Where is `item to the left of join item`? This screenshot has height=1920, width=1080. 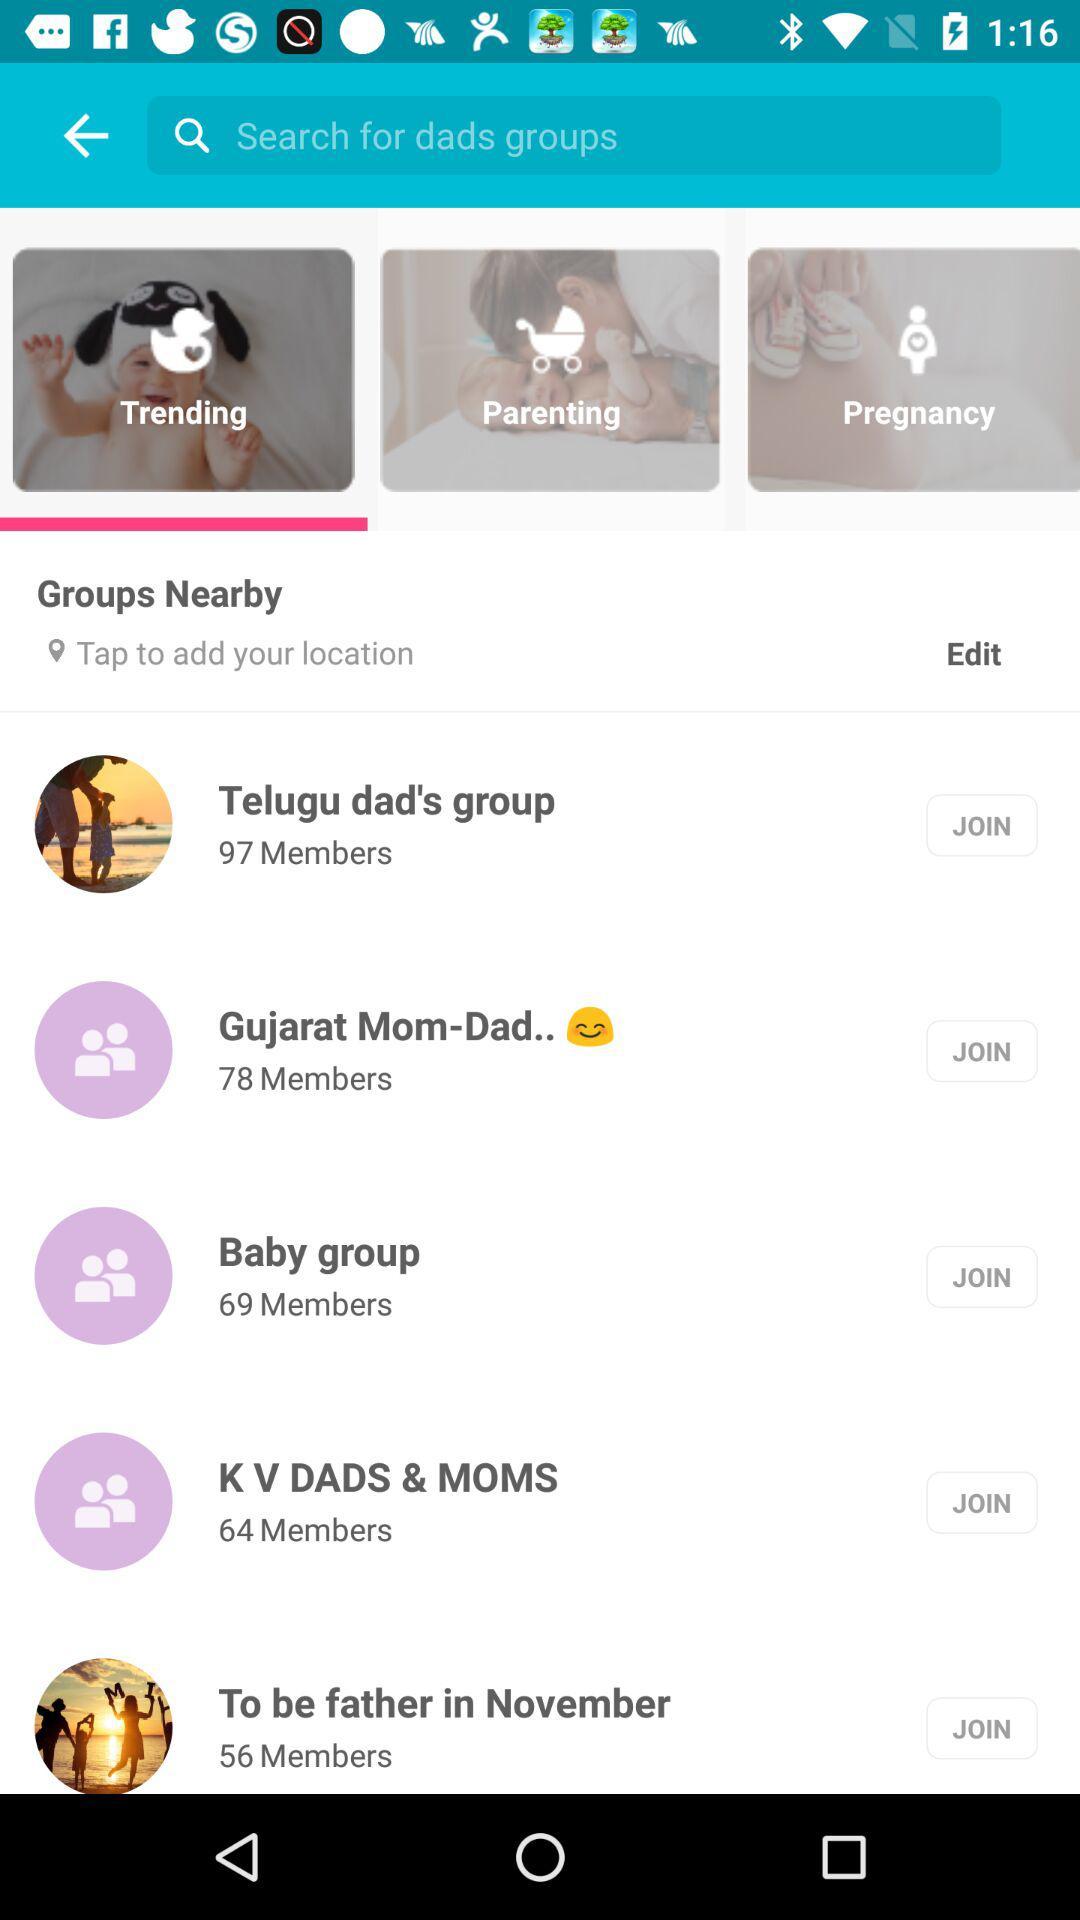 item to the left of join item is located at coordinates (388, 1476).